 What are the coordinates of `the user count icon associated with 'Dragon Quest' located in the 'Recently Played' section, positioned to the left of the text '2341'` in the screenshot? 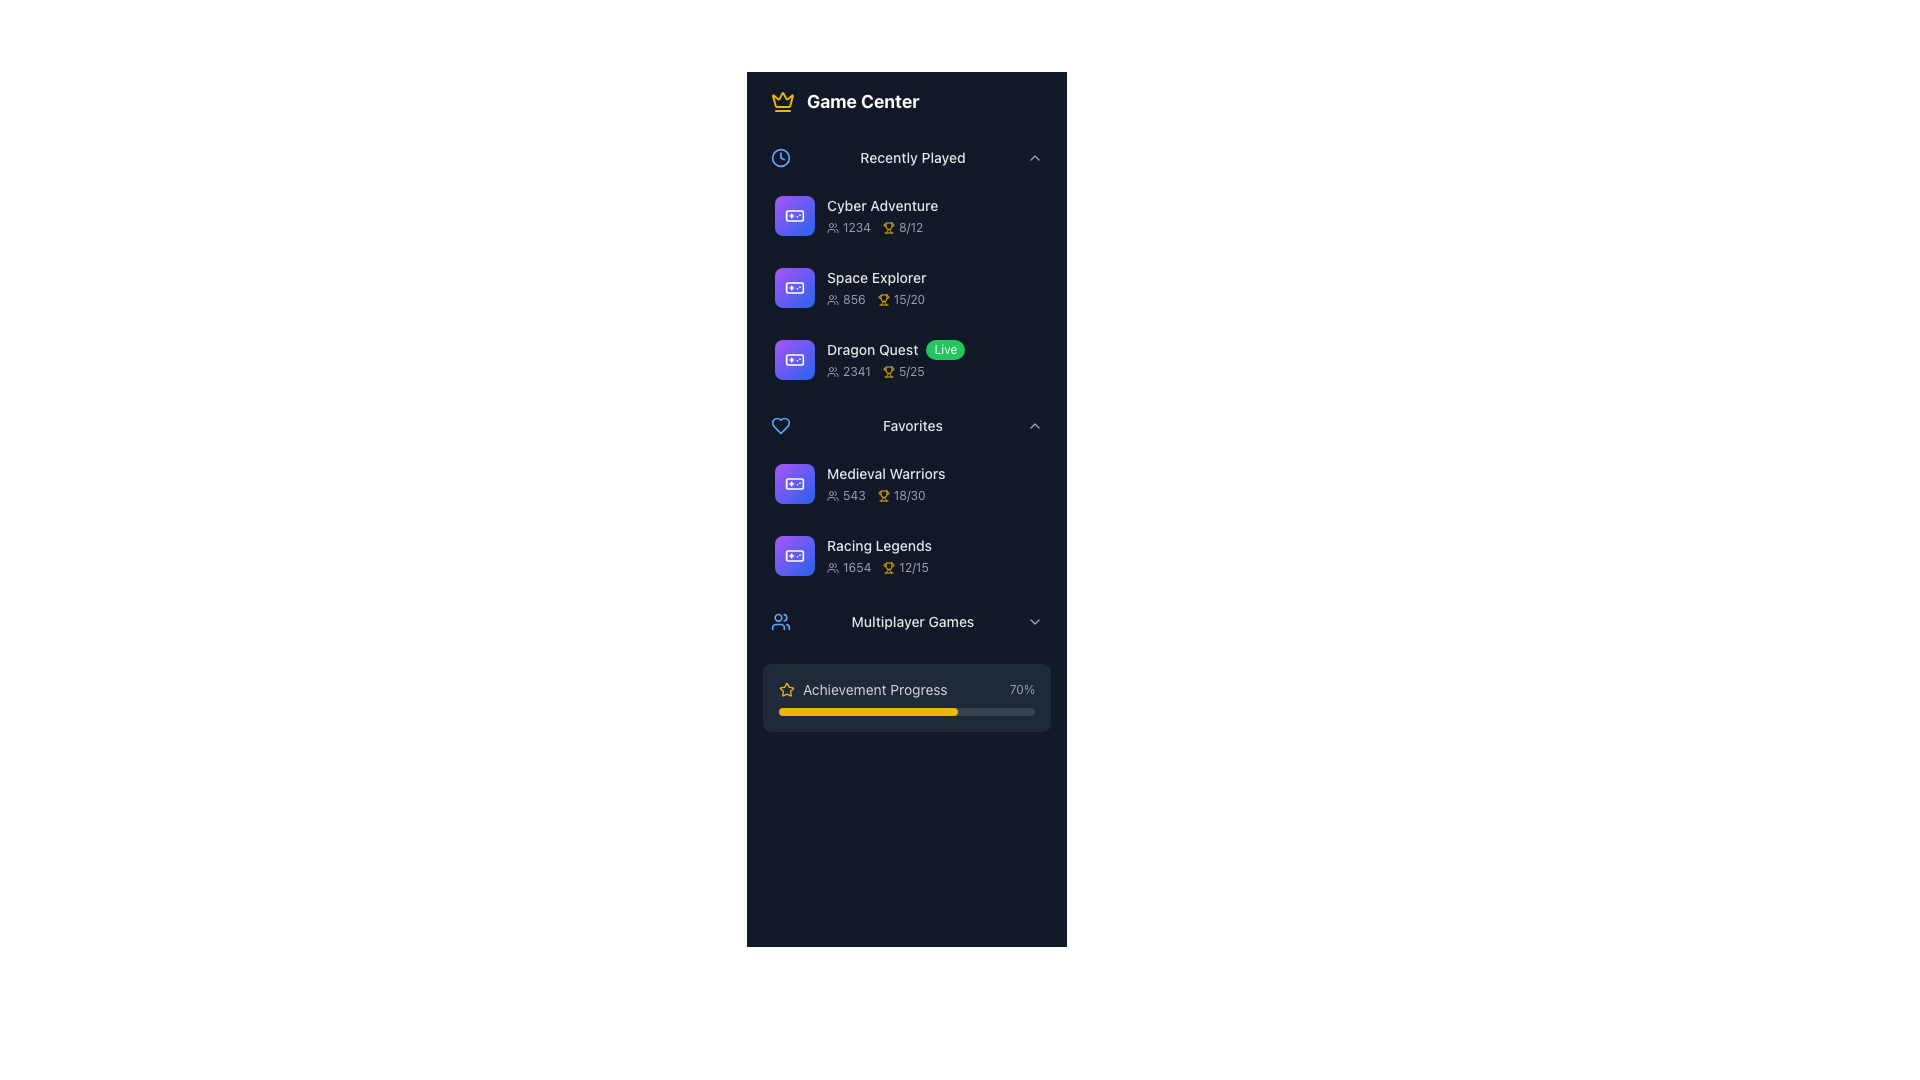 It's located at (833, 371).